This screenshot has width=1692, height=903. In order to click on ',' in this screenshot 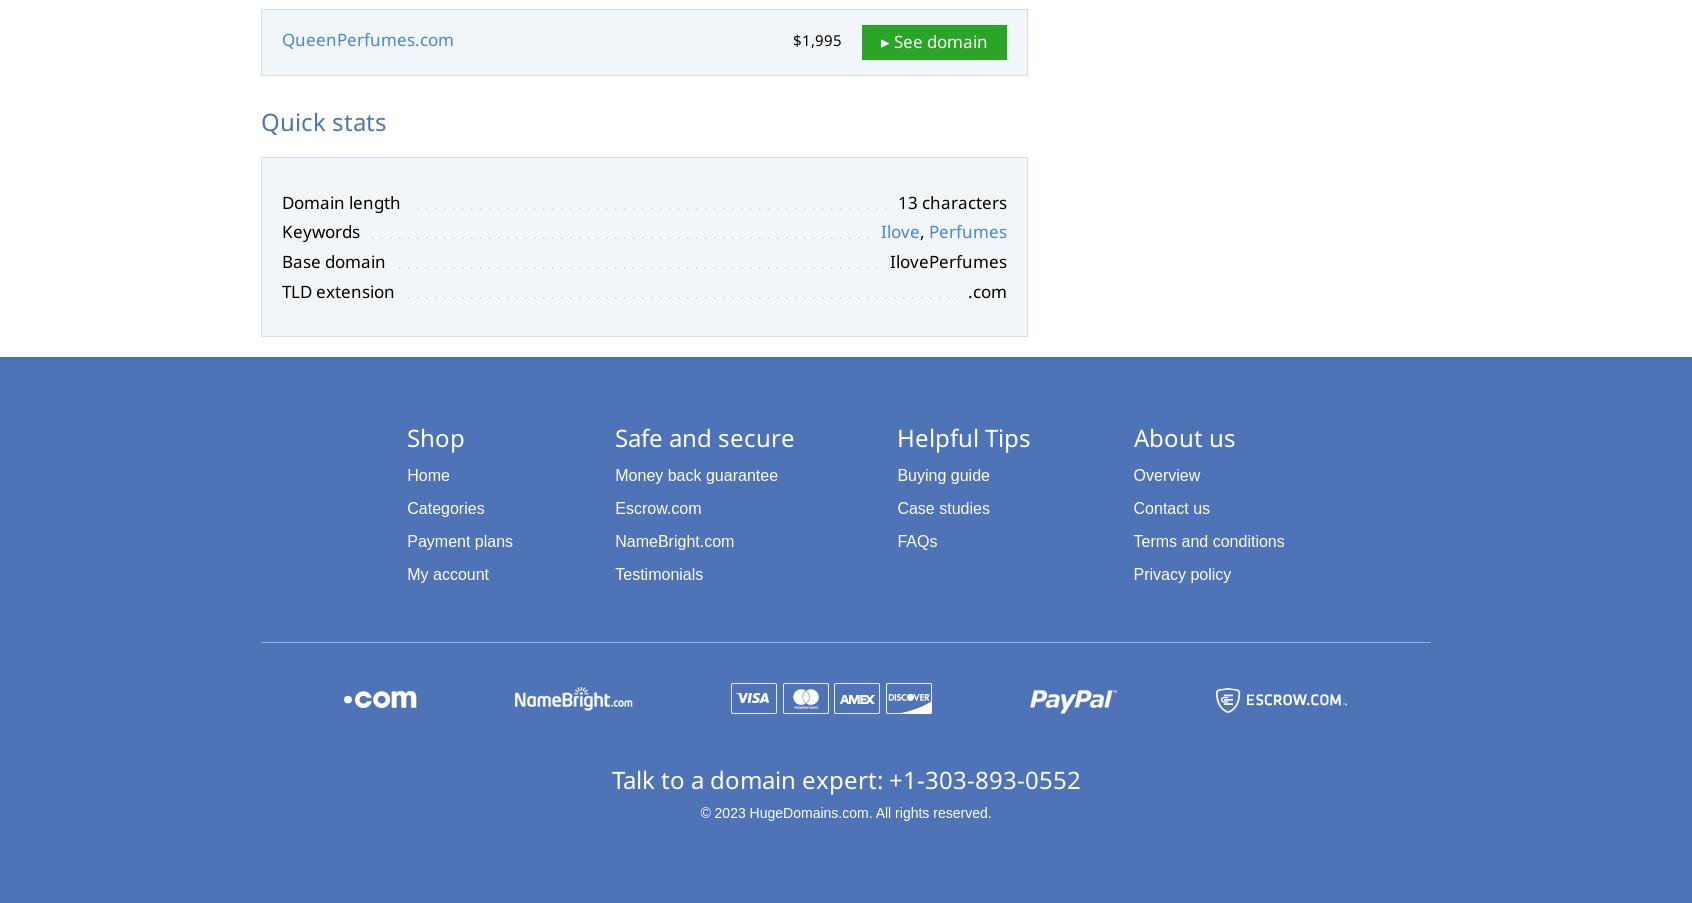, I will do `click(924, 231)`.